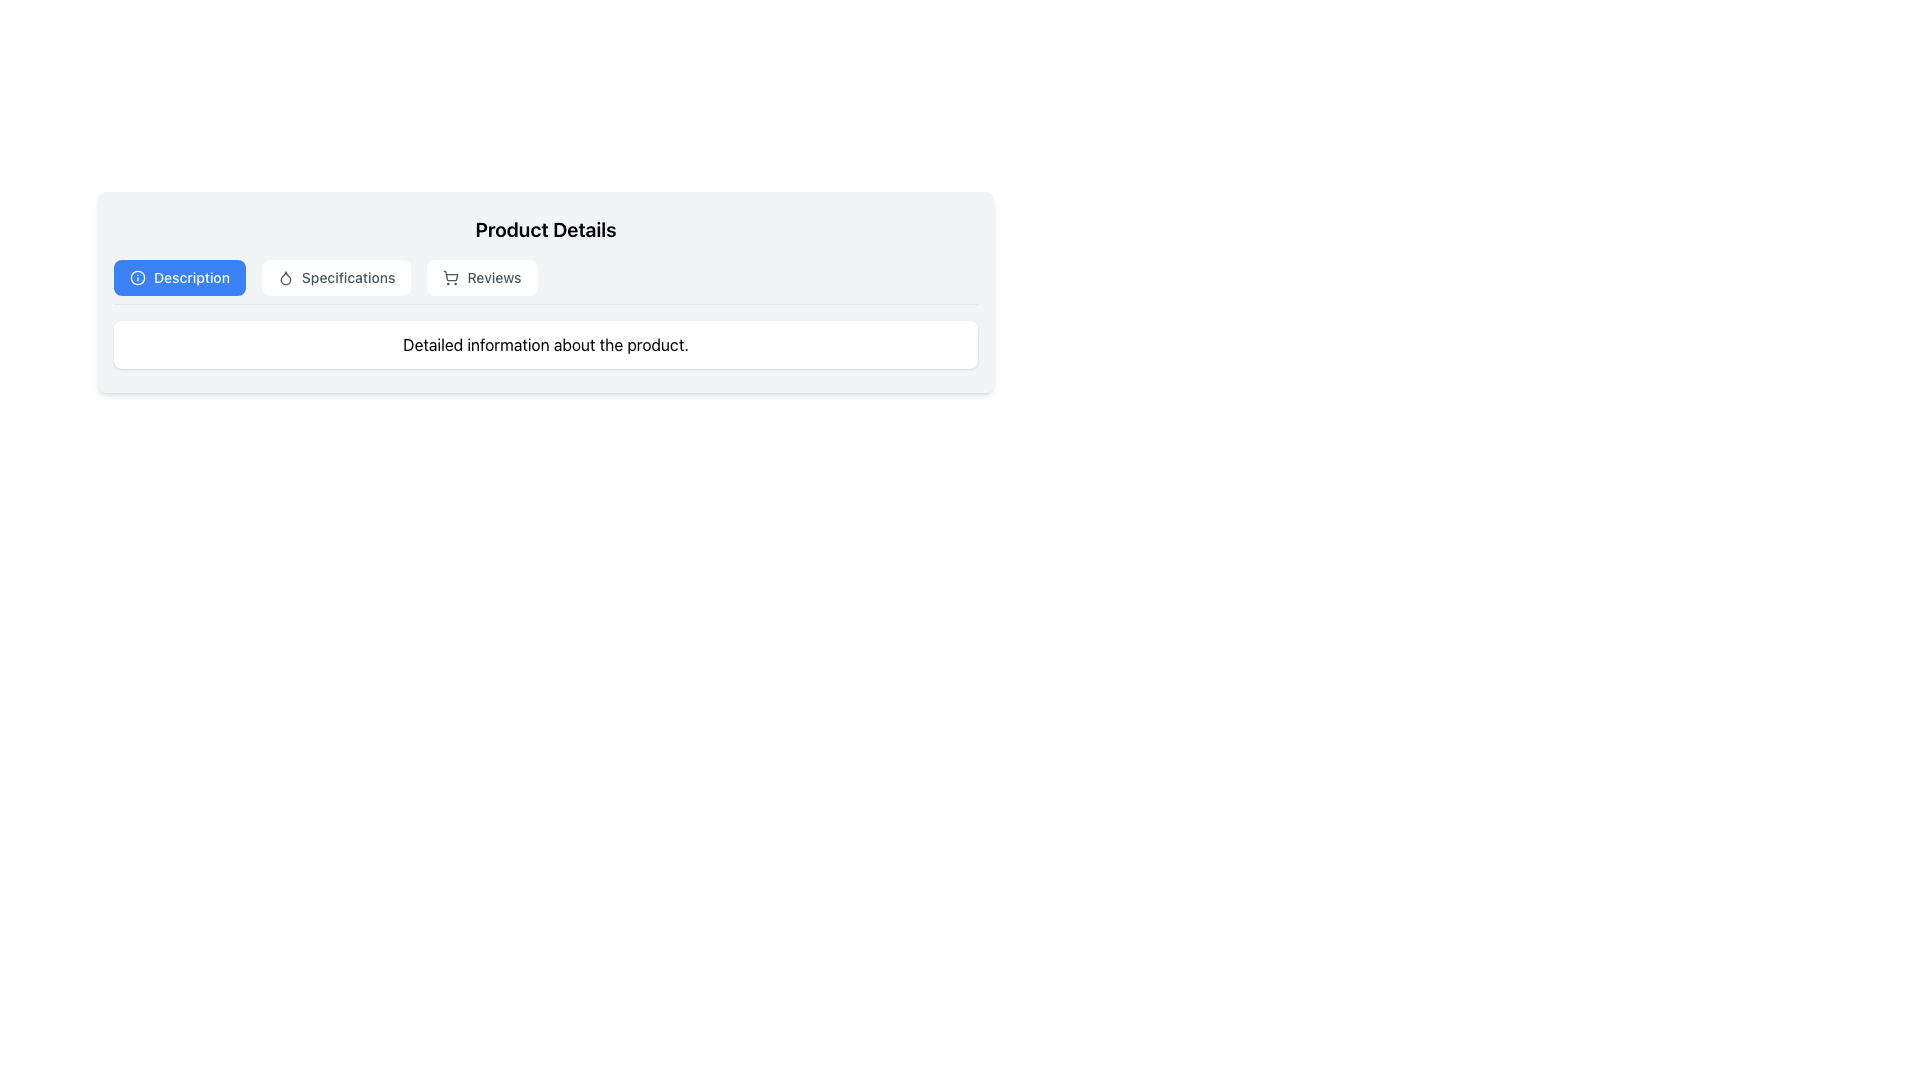  I want to click on the text display panel that contains the text 'Detailed information about the product.' which has a white background and rounded corners, so click(546, 343).